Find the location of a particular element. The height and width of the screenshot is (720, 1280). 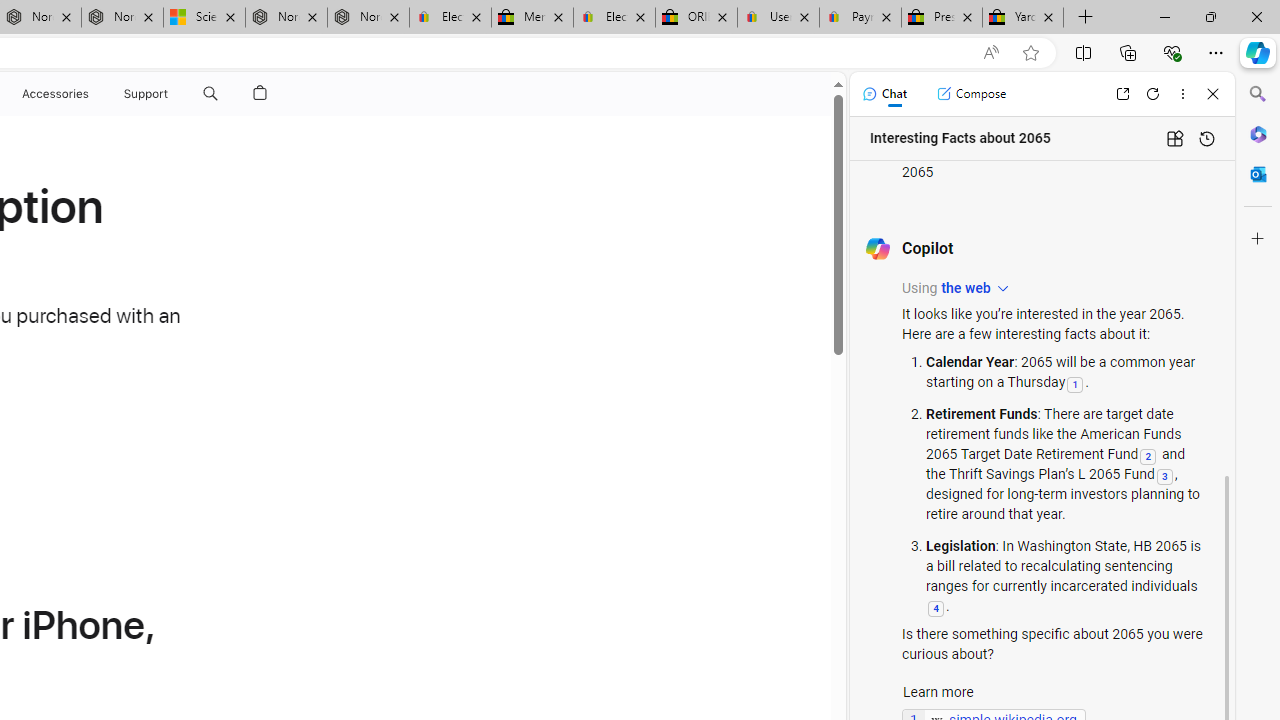

'Class: globalnav-submenu-trigger-item' is located at coordinates (172, 93).